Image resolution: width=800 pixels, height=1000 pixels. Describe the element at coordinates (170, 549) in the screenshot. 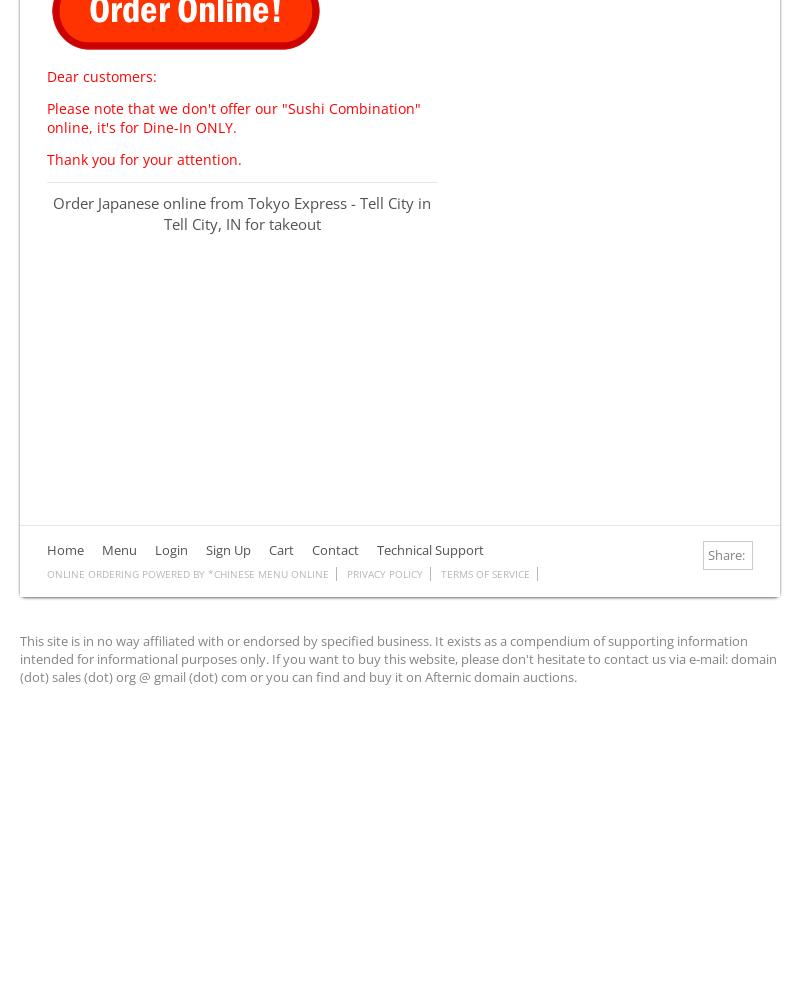

I see `'Login'` at that location.